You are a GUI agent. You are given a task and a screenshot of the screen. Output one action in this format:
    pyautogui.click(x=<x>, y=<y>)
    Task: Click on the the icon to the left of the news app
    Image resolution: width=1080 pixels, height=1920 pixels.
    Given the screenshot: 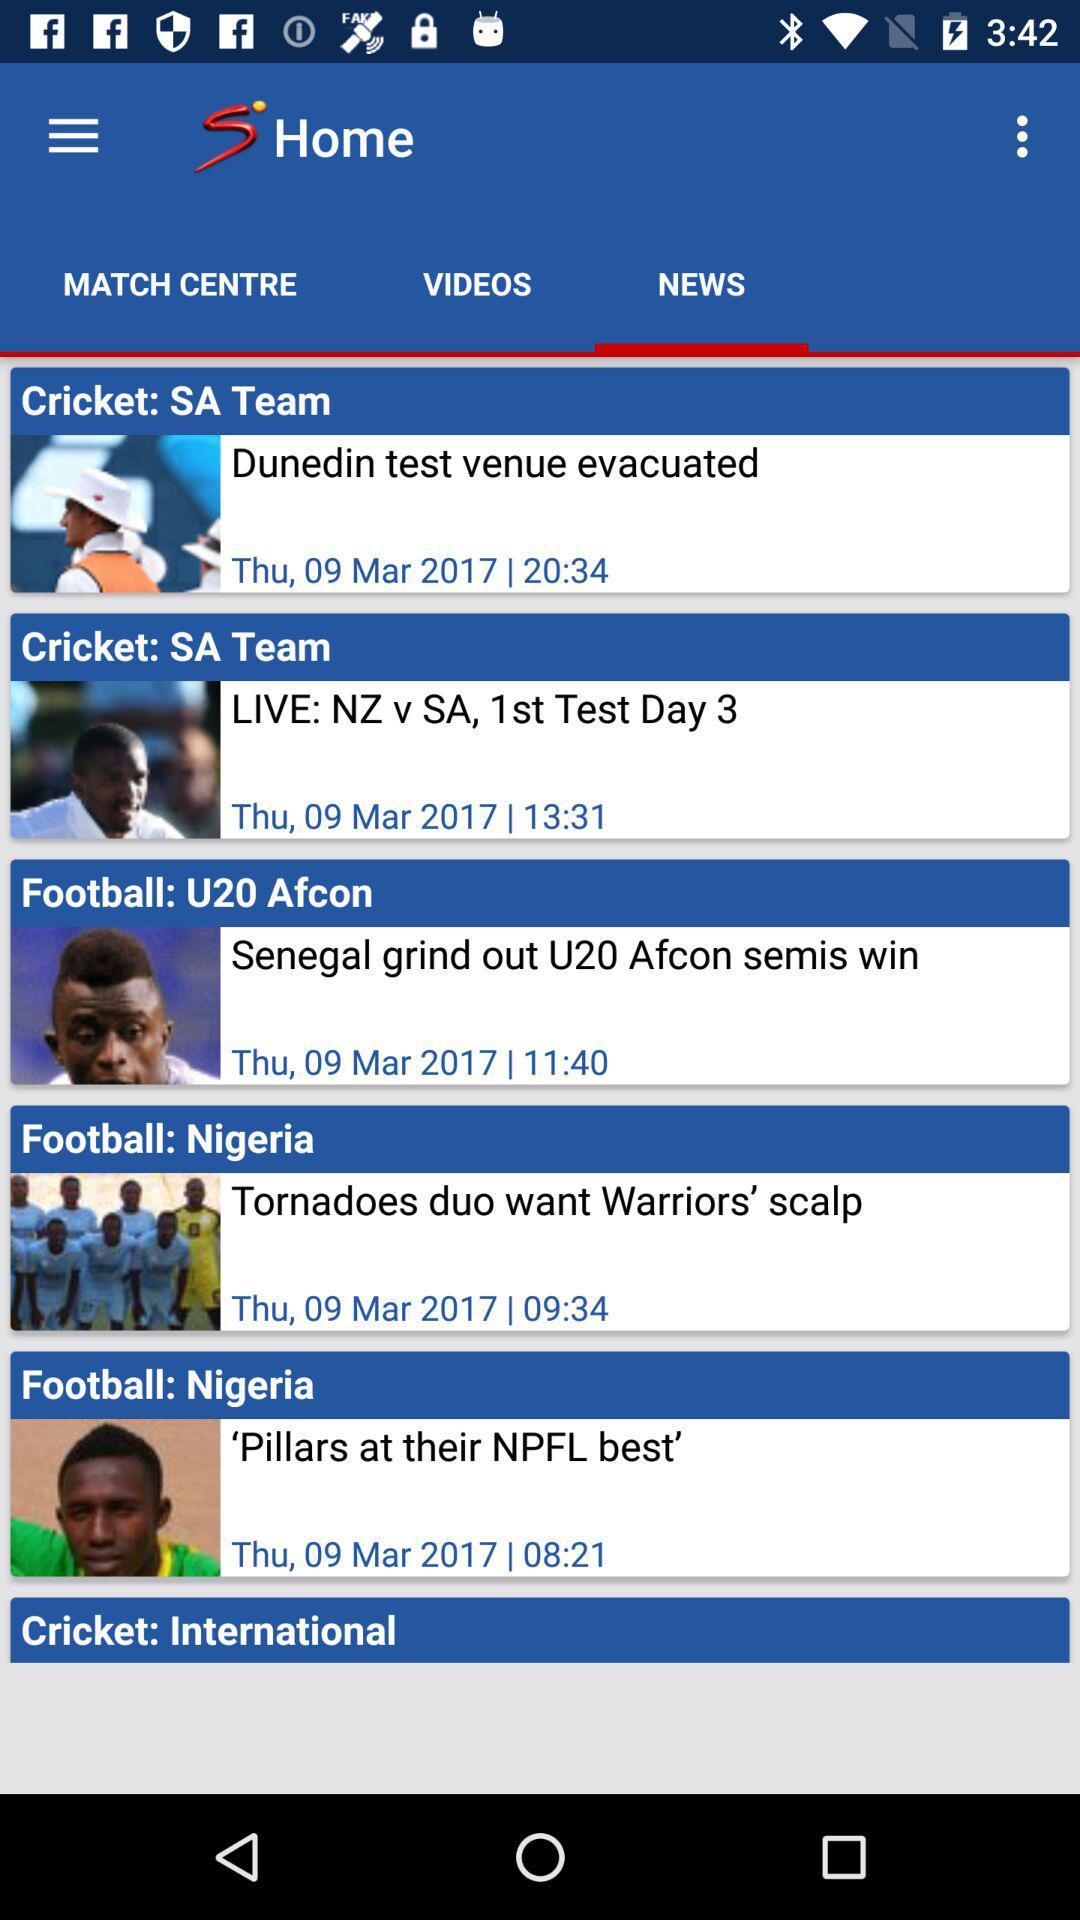 What is the action you would take?
    pyautogui.click(x=477, y=282)
    